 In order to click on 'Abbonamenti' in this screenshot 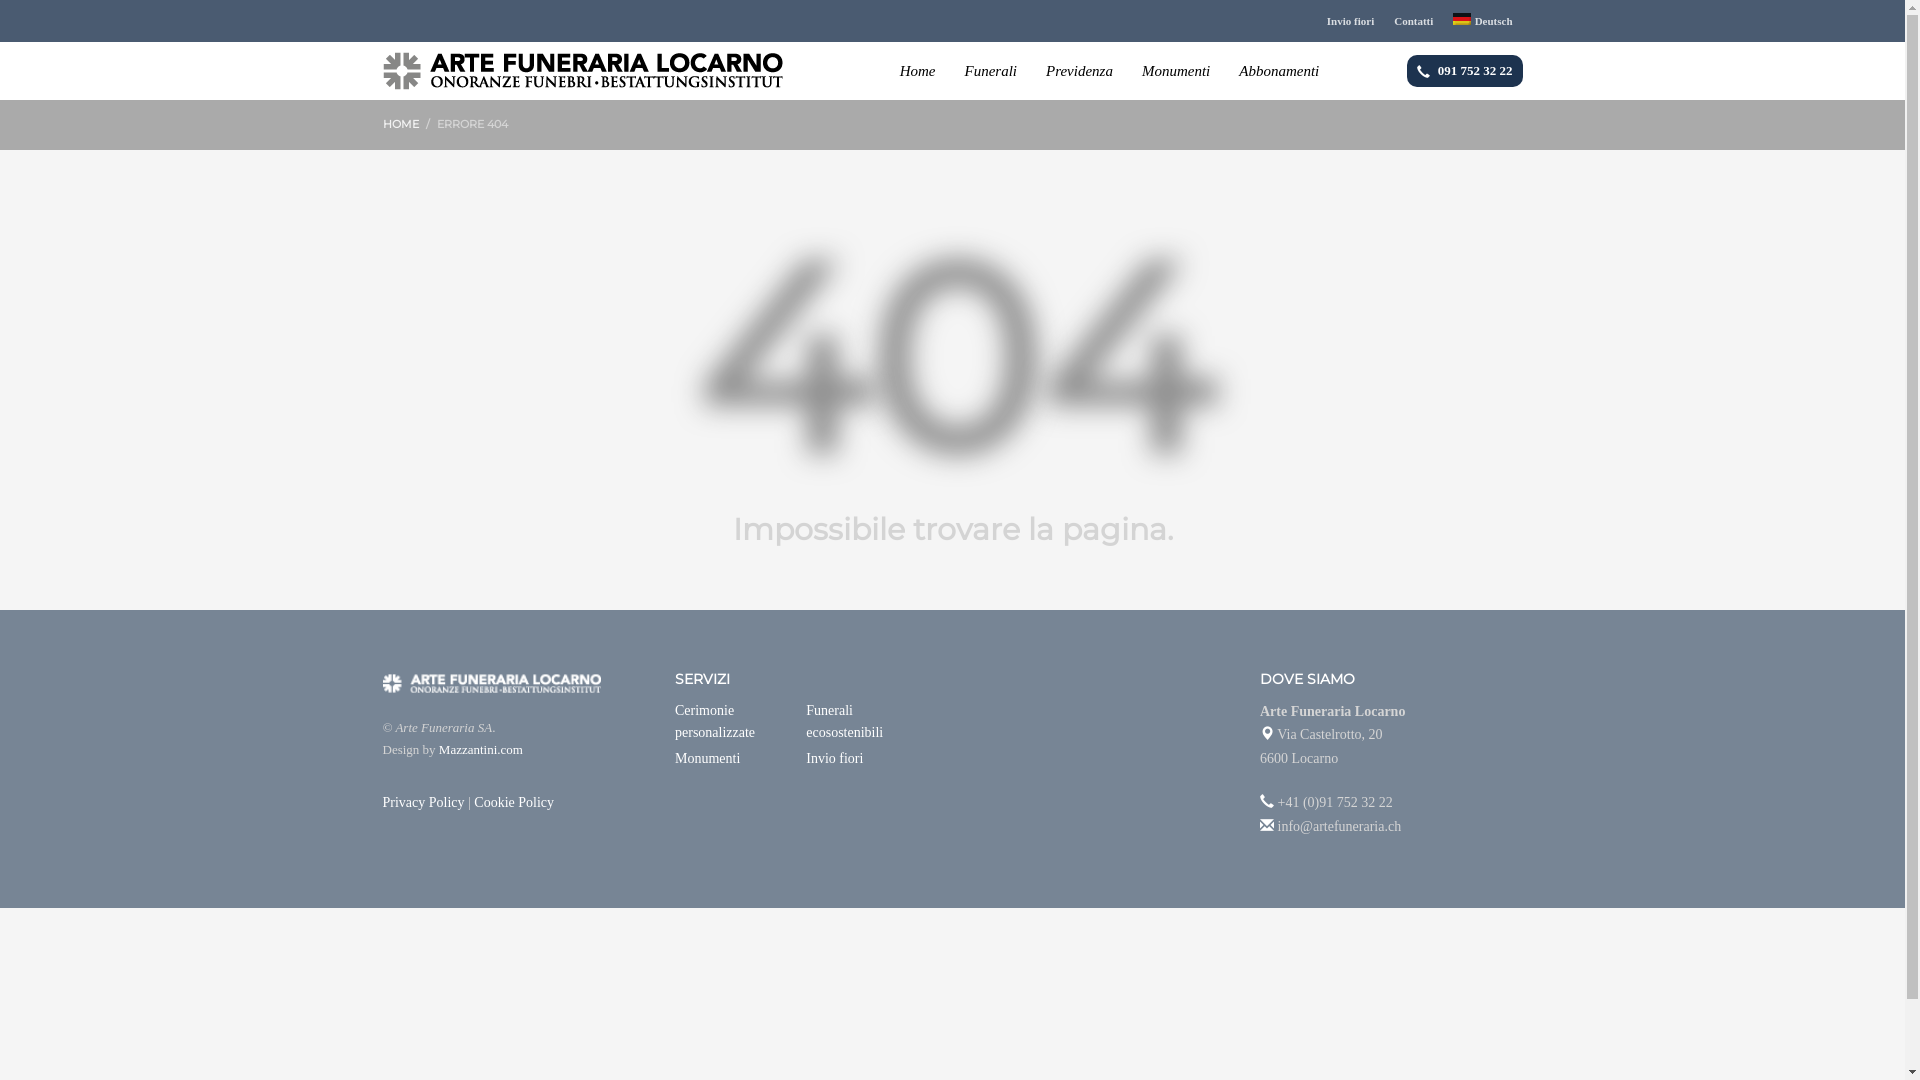, I will do `click(1277, 69)`.